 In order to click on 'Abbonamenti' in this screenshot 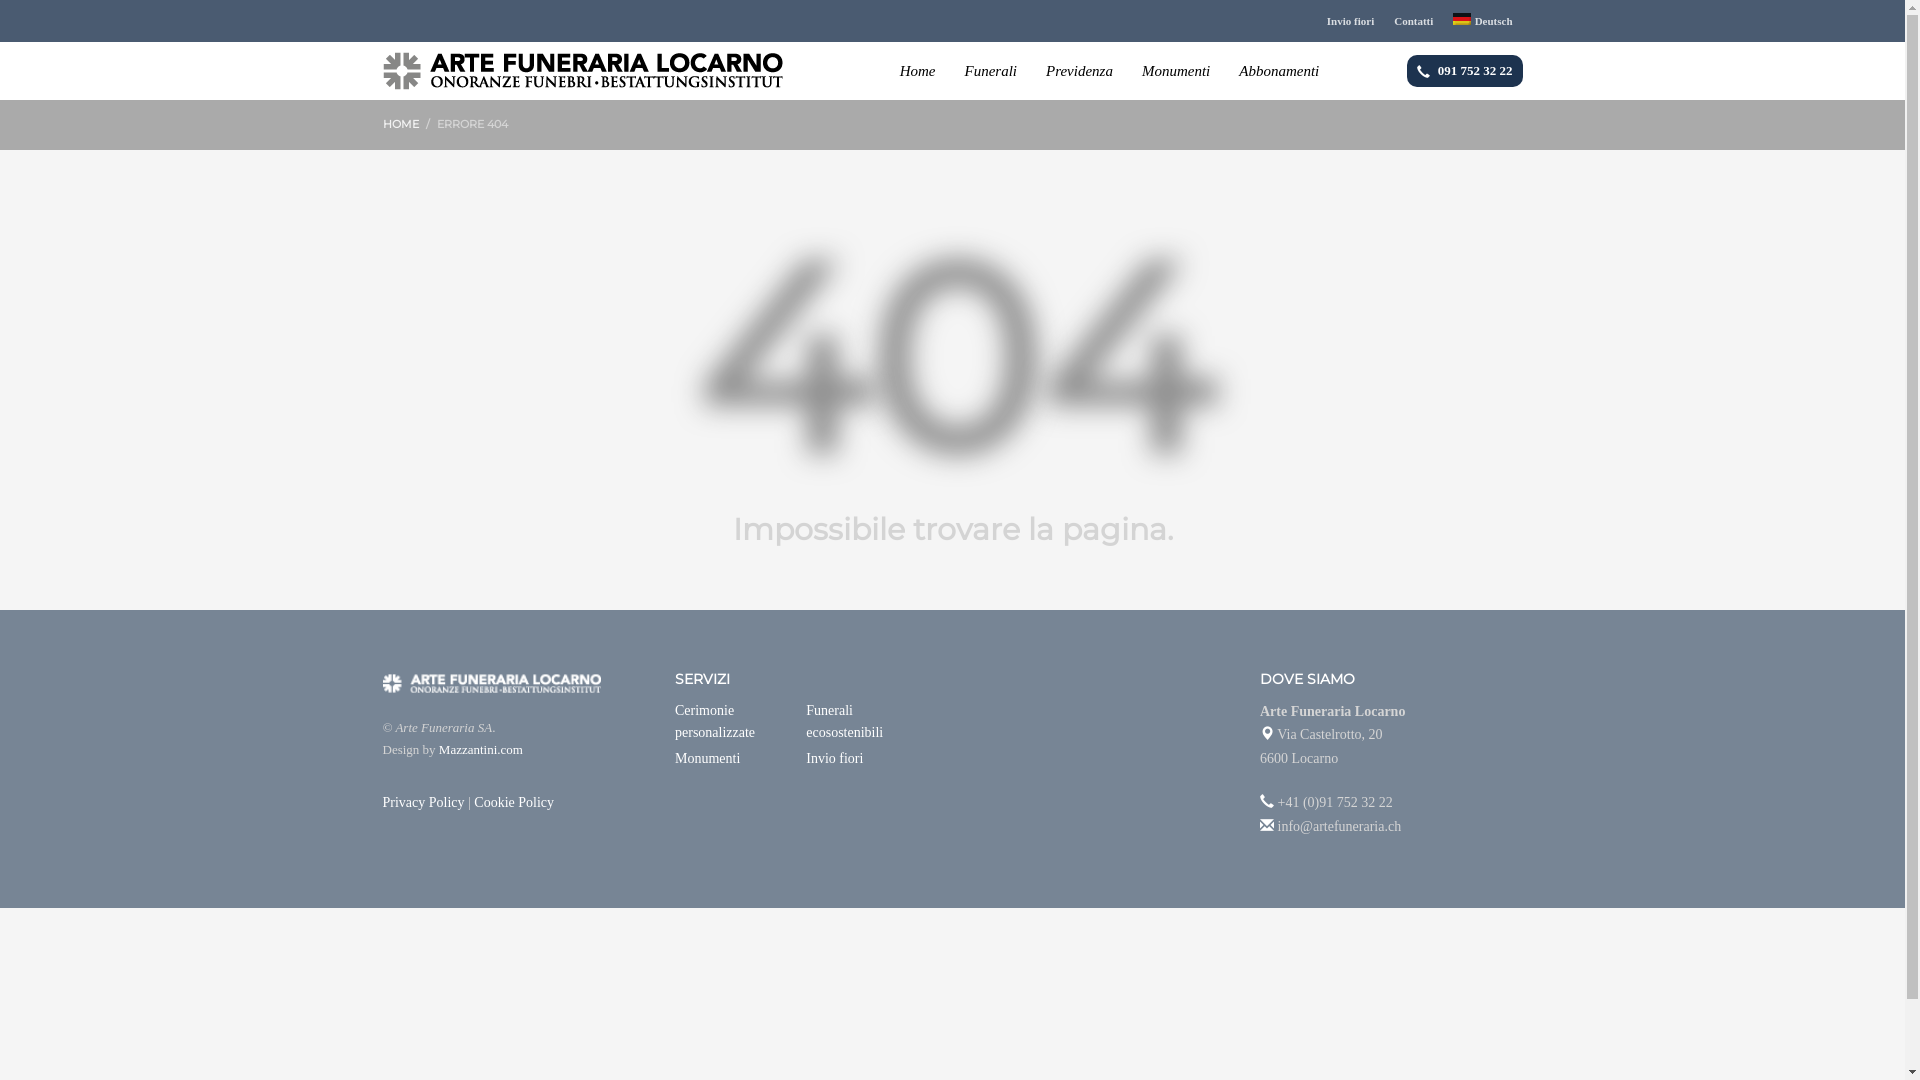, I will do `click(1277, 69)`.